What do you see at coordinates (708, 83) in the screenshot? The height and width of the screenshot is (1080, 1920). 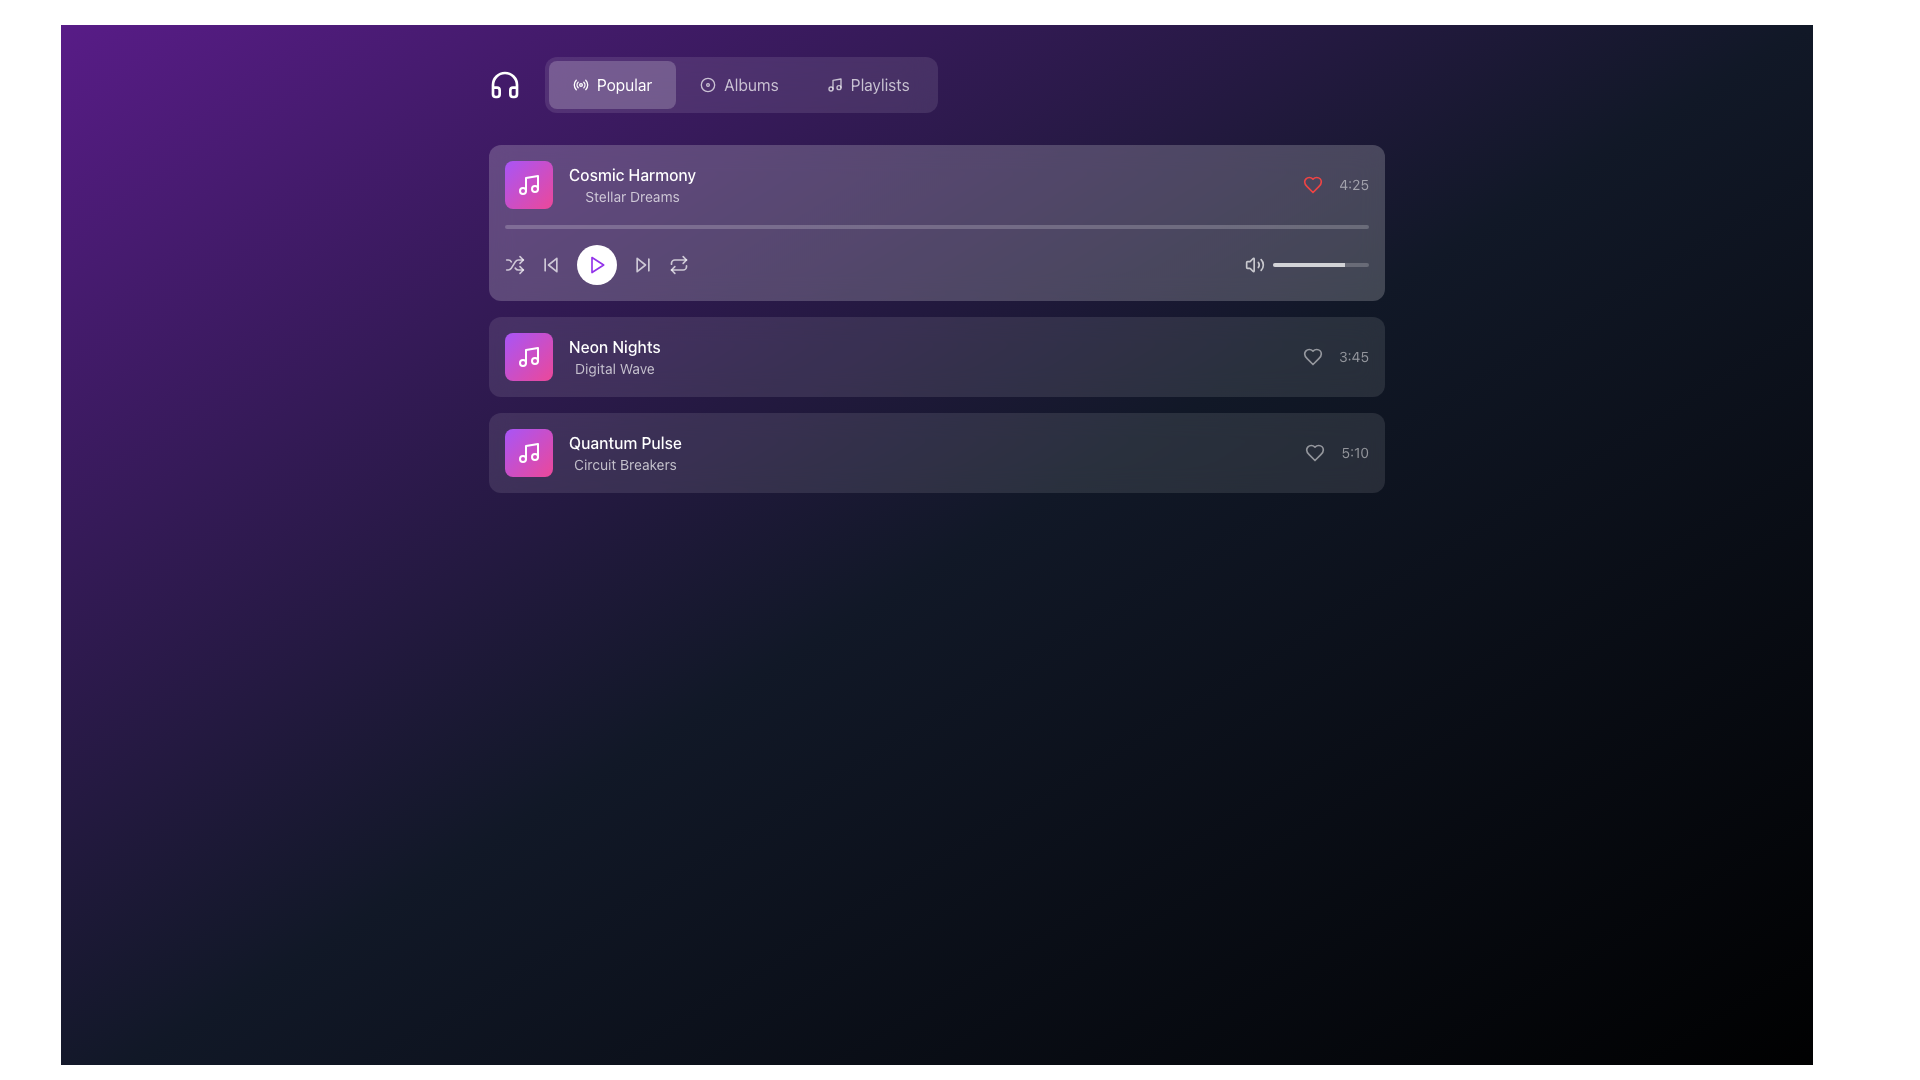 I see `the circular icon with a dark appearance and lighter outline located within the 'Albums' button in the top navigation bar` at bounding box center [708, 83].